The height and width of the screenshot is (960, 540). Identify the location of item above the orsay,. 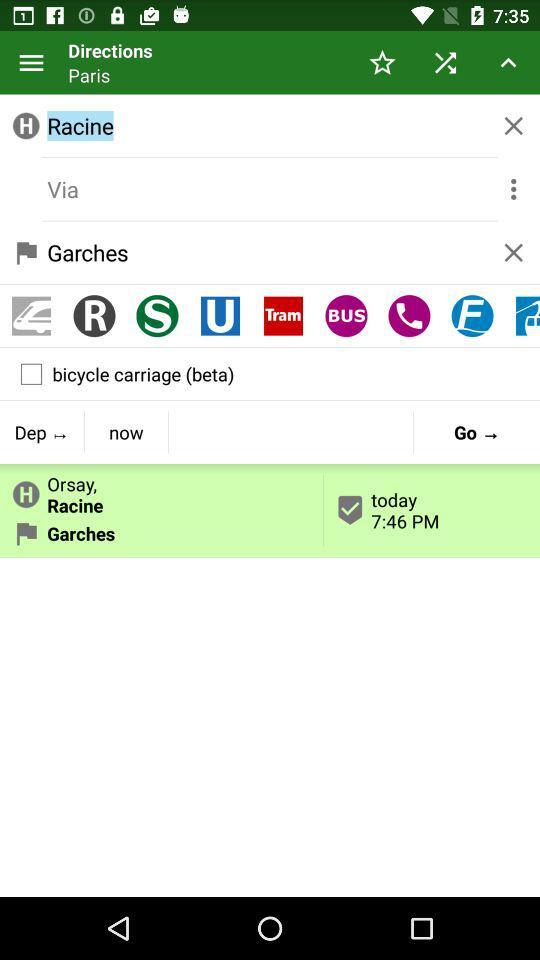
(126, 432).